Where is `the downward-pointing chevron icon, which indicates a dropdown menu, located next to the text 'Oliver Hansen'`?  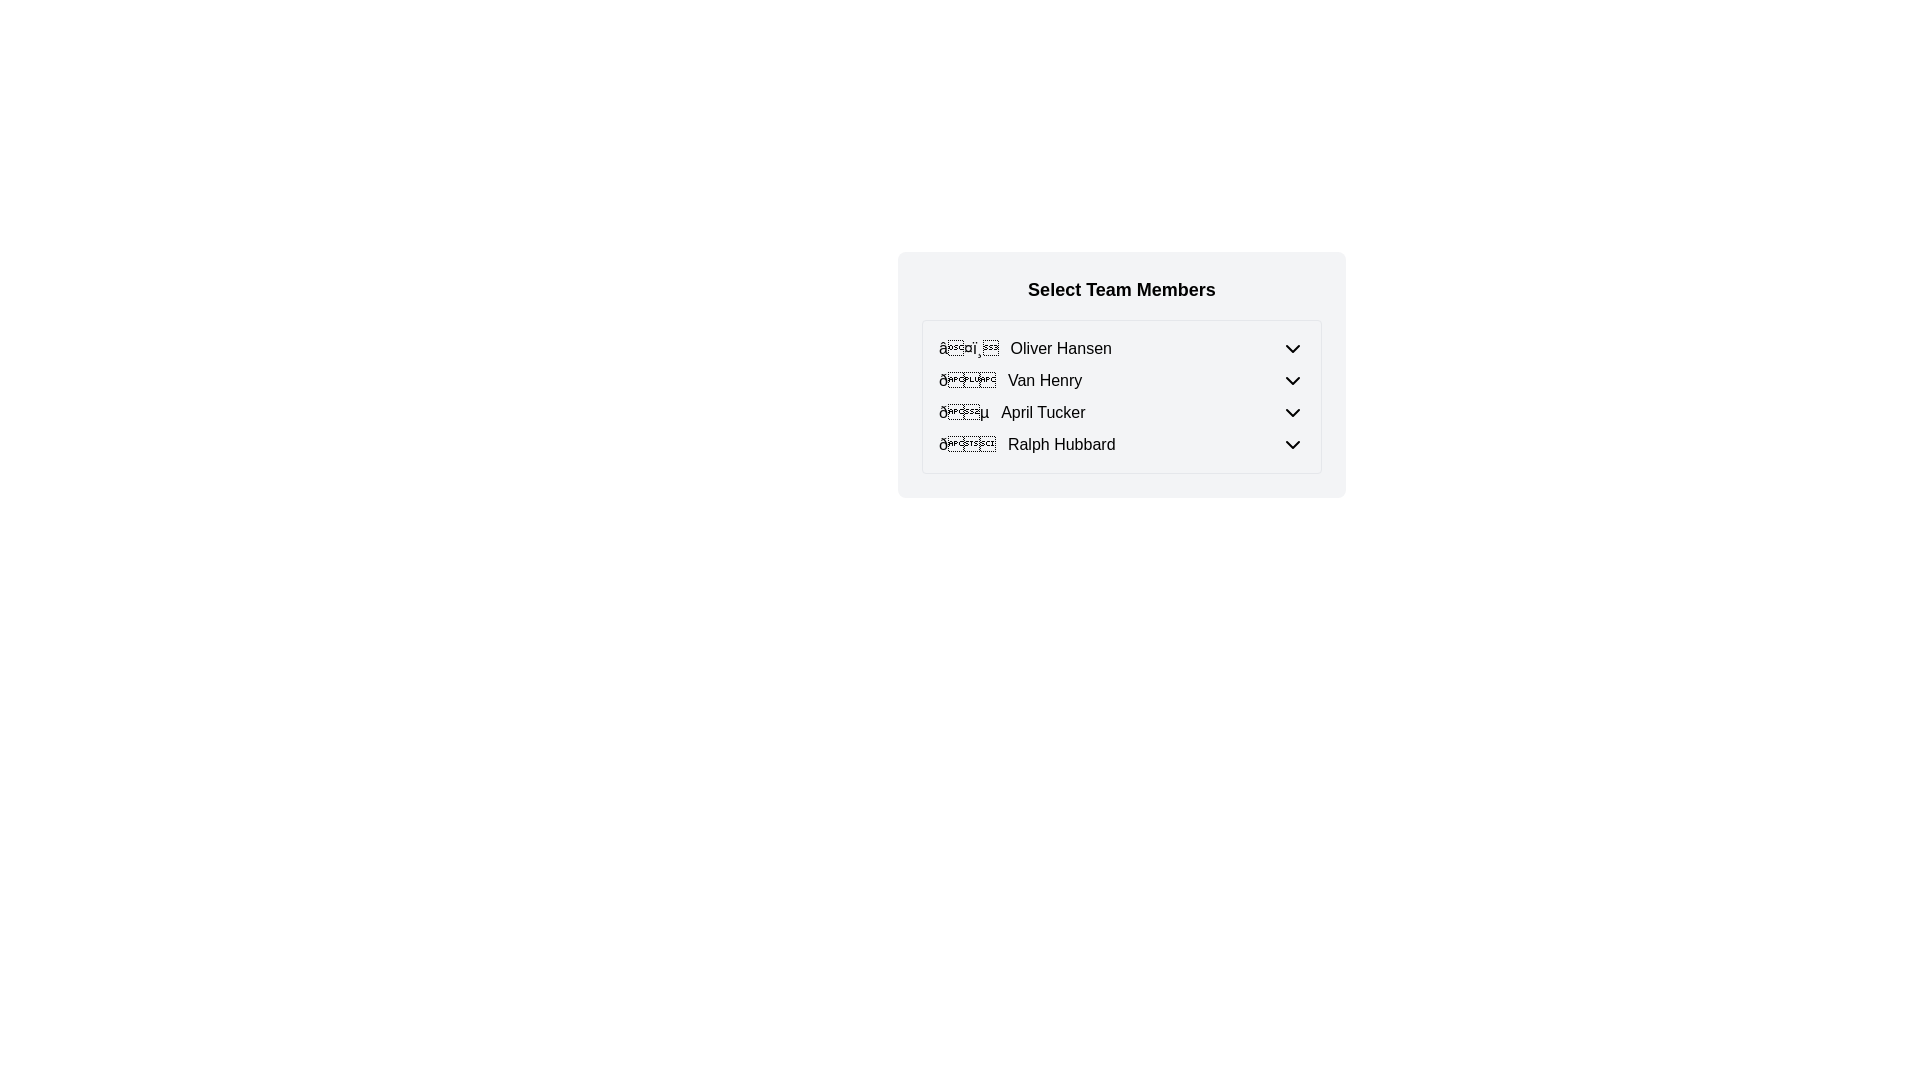 the downward-pointing chevron icon, which indicates a dropdown menu, located next to the text 'Oliver Hansen' is located at coordinates (1292, 347).